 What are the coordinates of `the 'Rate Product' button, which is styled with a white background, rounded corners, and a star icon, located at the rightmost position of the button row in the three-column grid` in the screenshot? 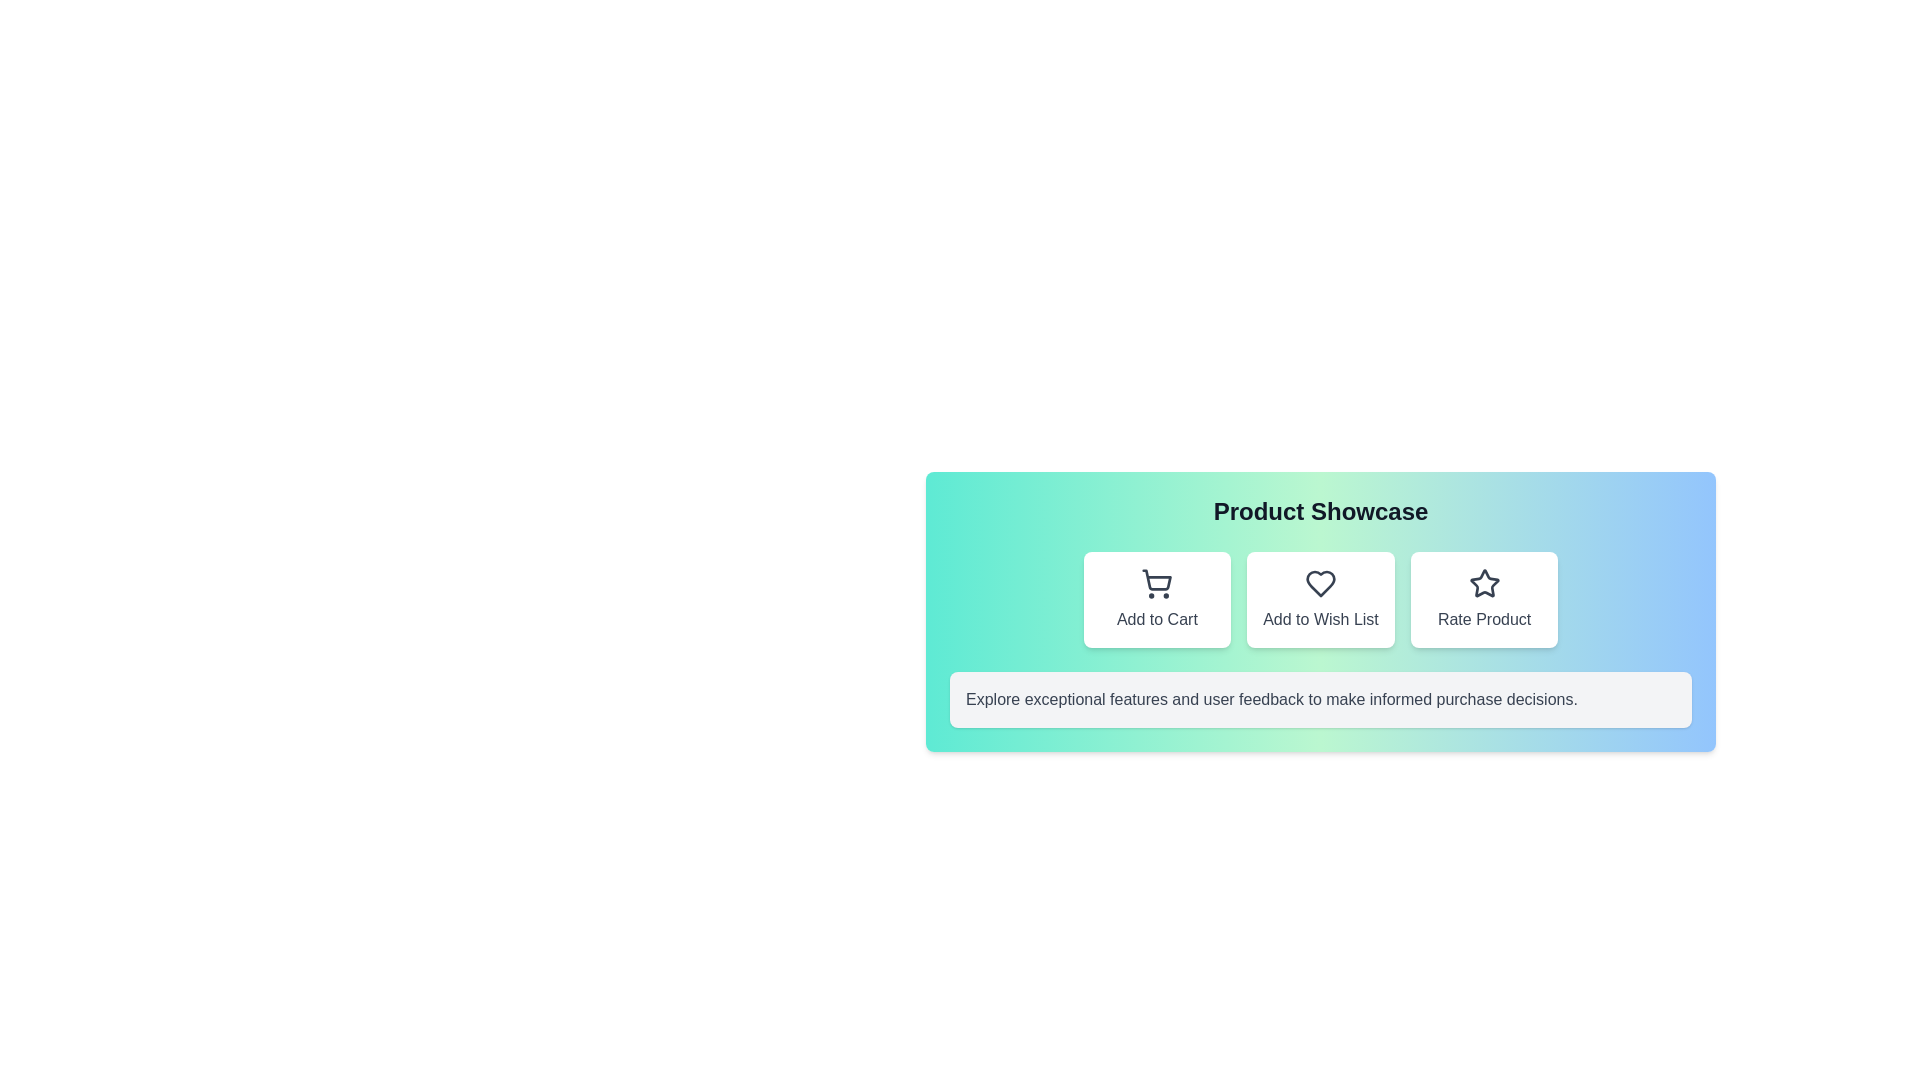 It's located at (1484, 599).